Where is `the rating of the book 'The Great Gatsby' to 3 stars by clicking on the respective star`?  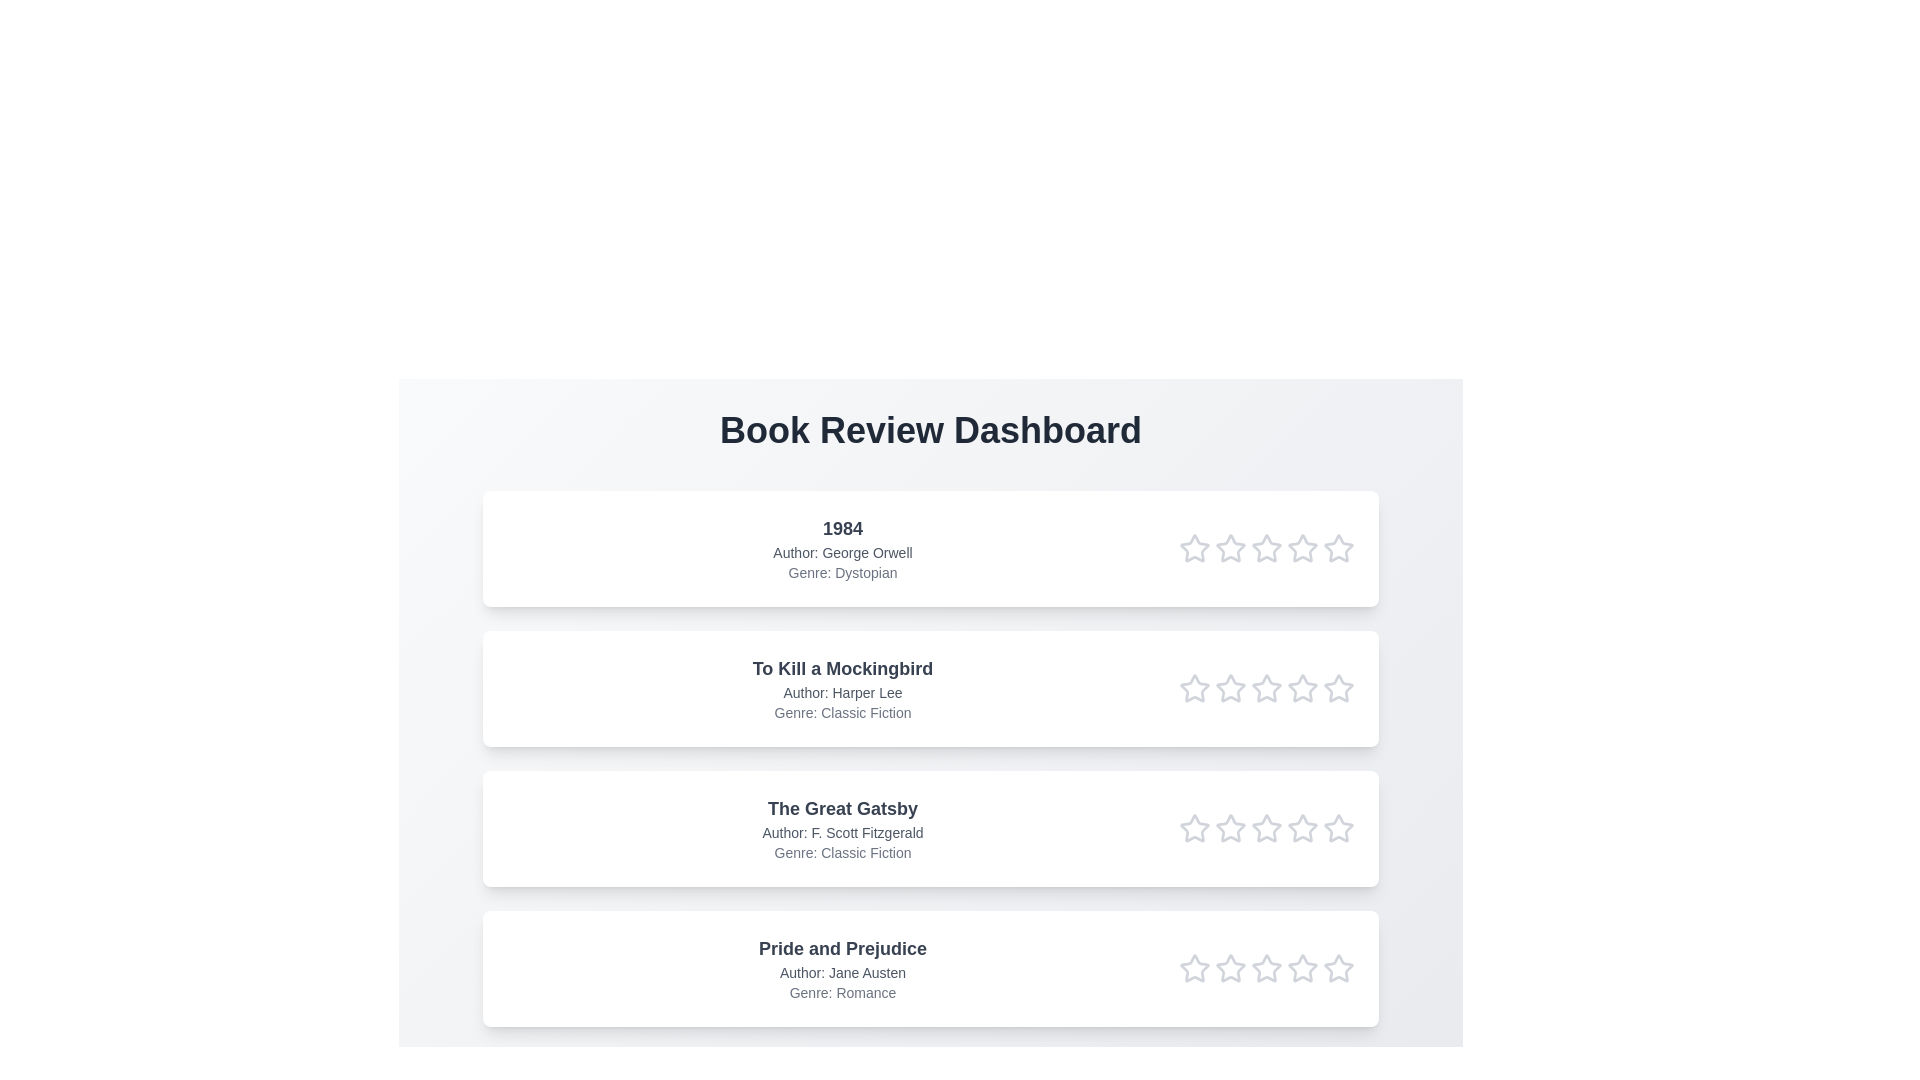 the rating of the book 'The Great Gatsby' to 3 stars by clicking on the respective star is located at coordinates (1266, 829).